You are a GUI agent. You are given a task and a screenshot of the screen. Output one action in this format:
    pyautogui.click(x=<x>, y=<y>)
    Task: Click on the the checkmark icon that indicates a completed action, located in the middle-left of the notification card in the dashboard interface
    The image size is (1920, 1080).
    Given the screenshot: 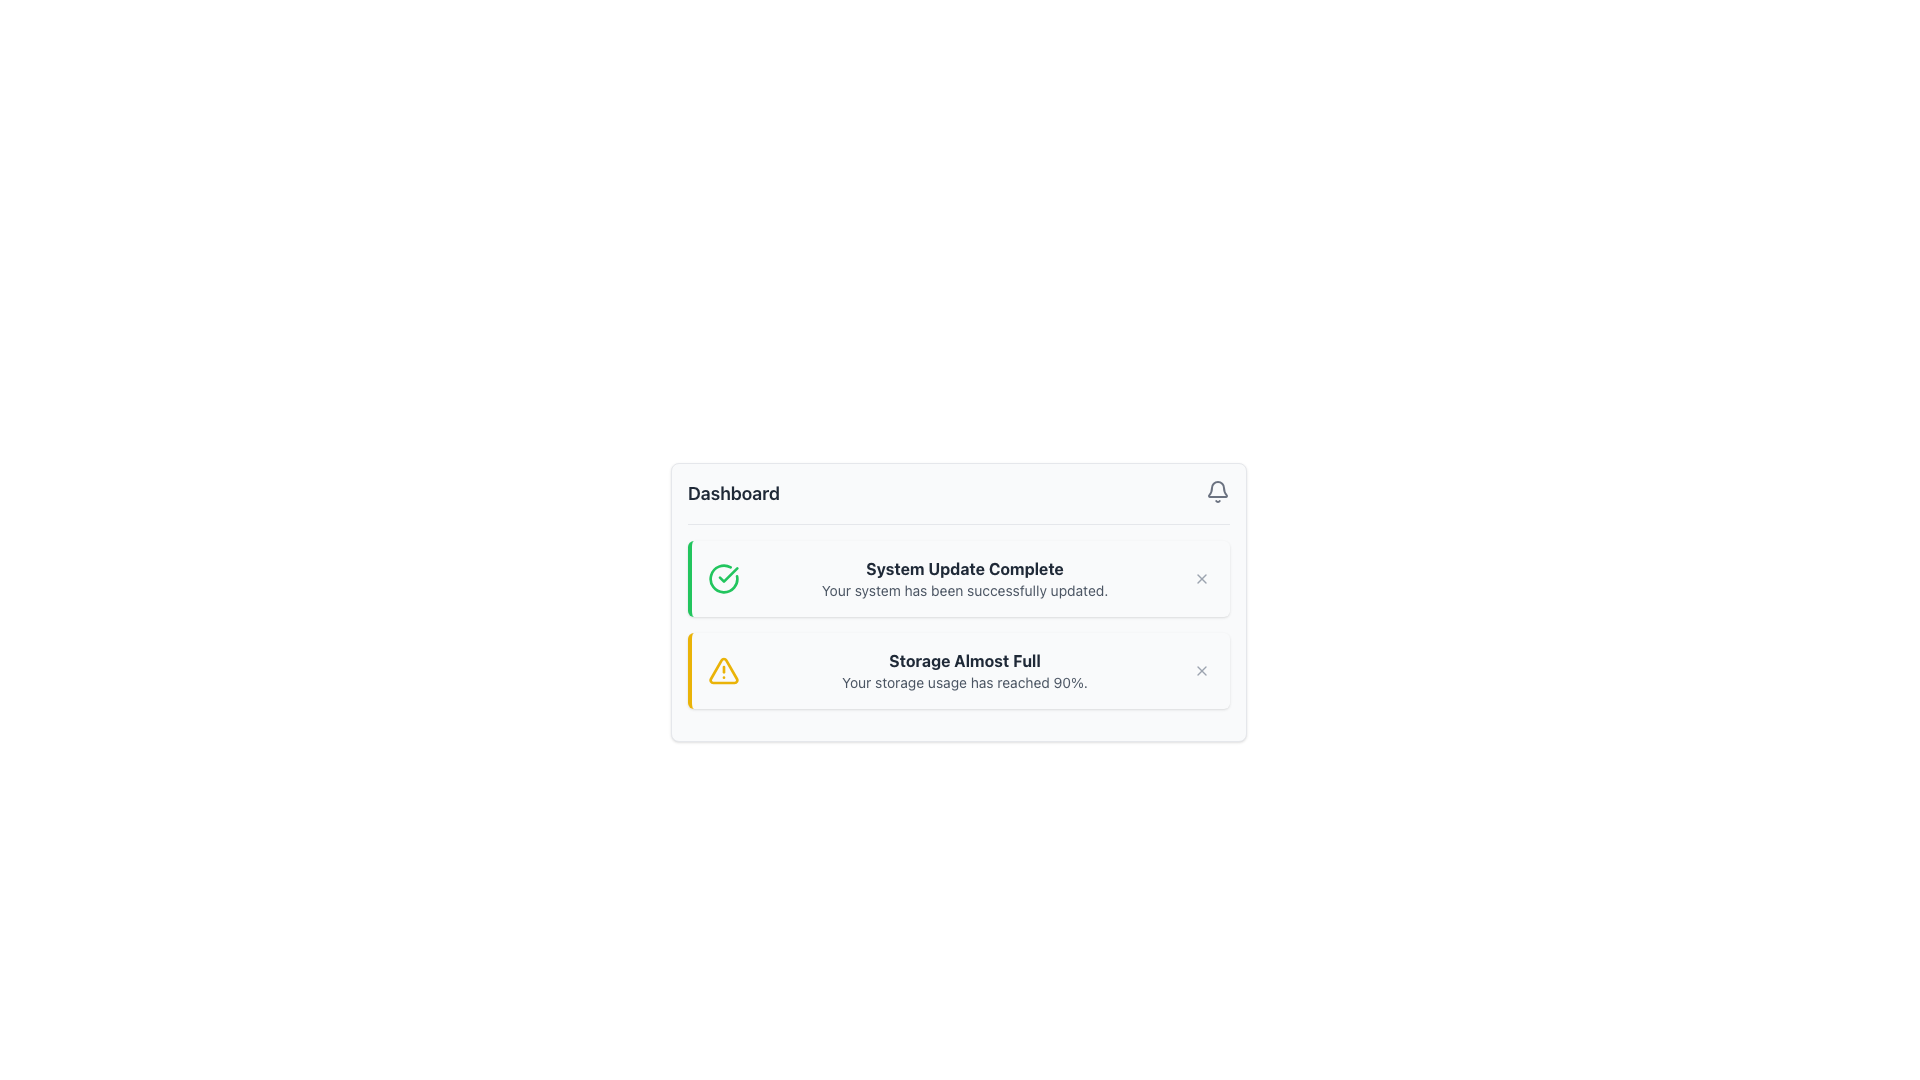 What is the action you would take?
    pyautogui.click(x=727, y=574)
    